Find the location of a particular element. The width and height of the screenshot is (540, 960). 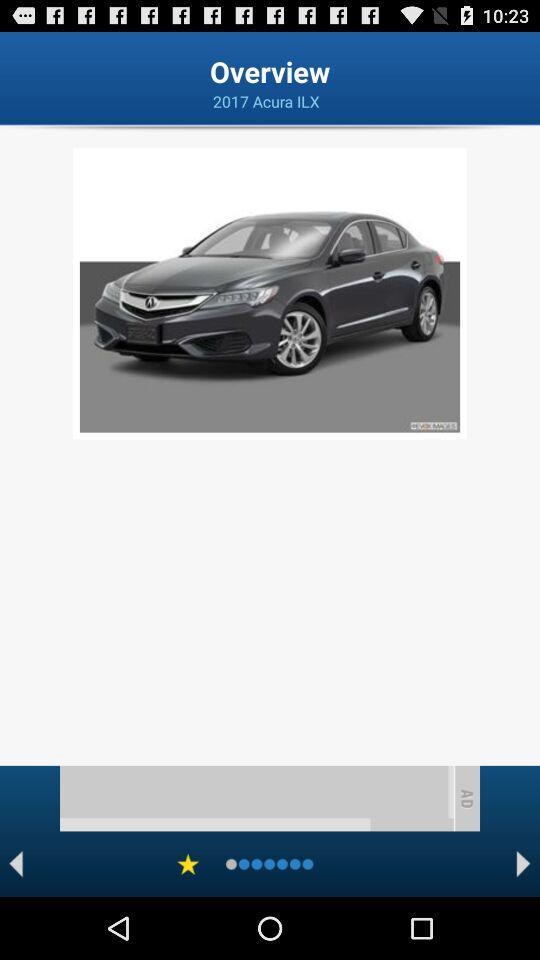

advertisement is located at coordinates (256, 798).